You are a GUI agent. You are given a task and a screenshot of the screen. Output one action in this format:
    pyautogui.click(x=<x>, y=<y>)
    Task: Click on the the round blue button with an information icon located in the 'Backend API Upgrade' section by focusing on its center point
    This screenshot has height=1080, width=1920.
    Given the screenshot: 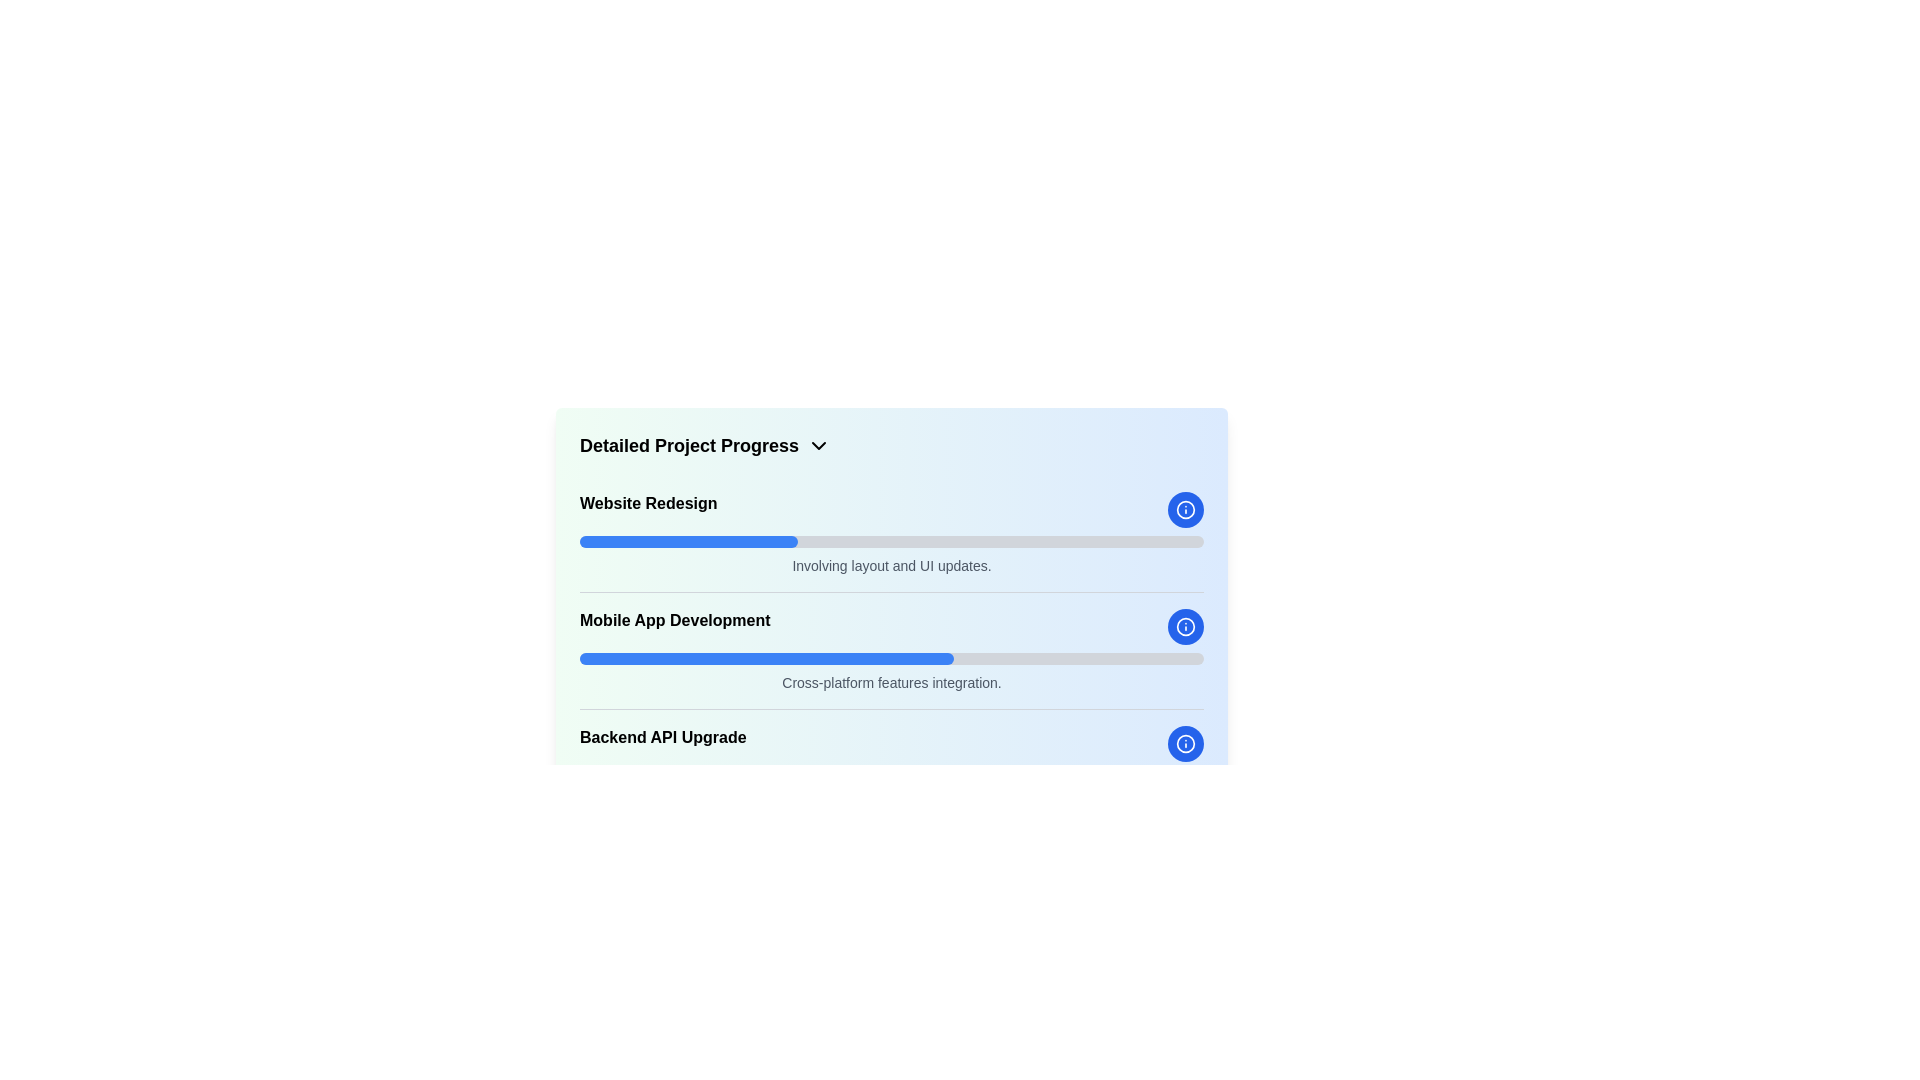 What is the action you would take?
    pyautogui.click(x=1185, y=744)
    